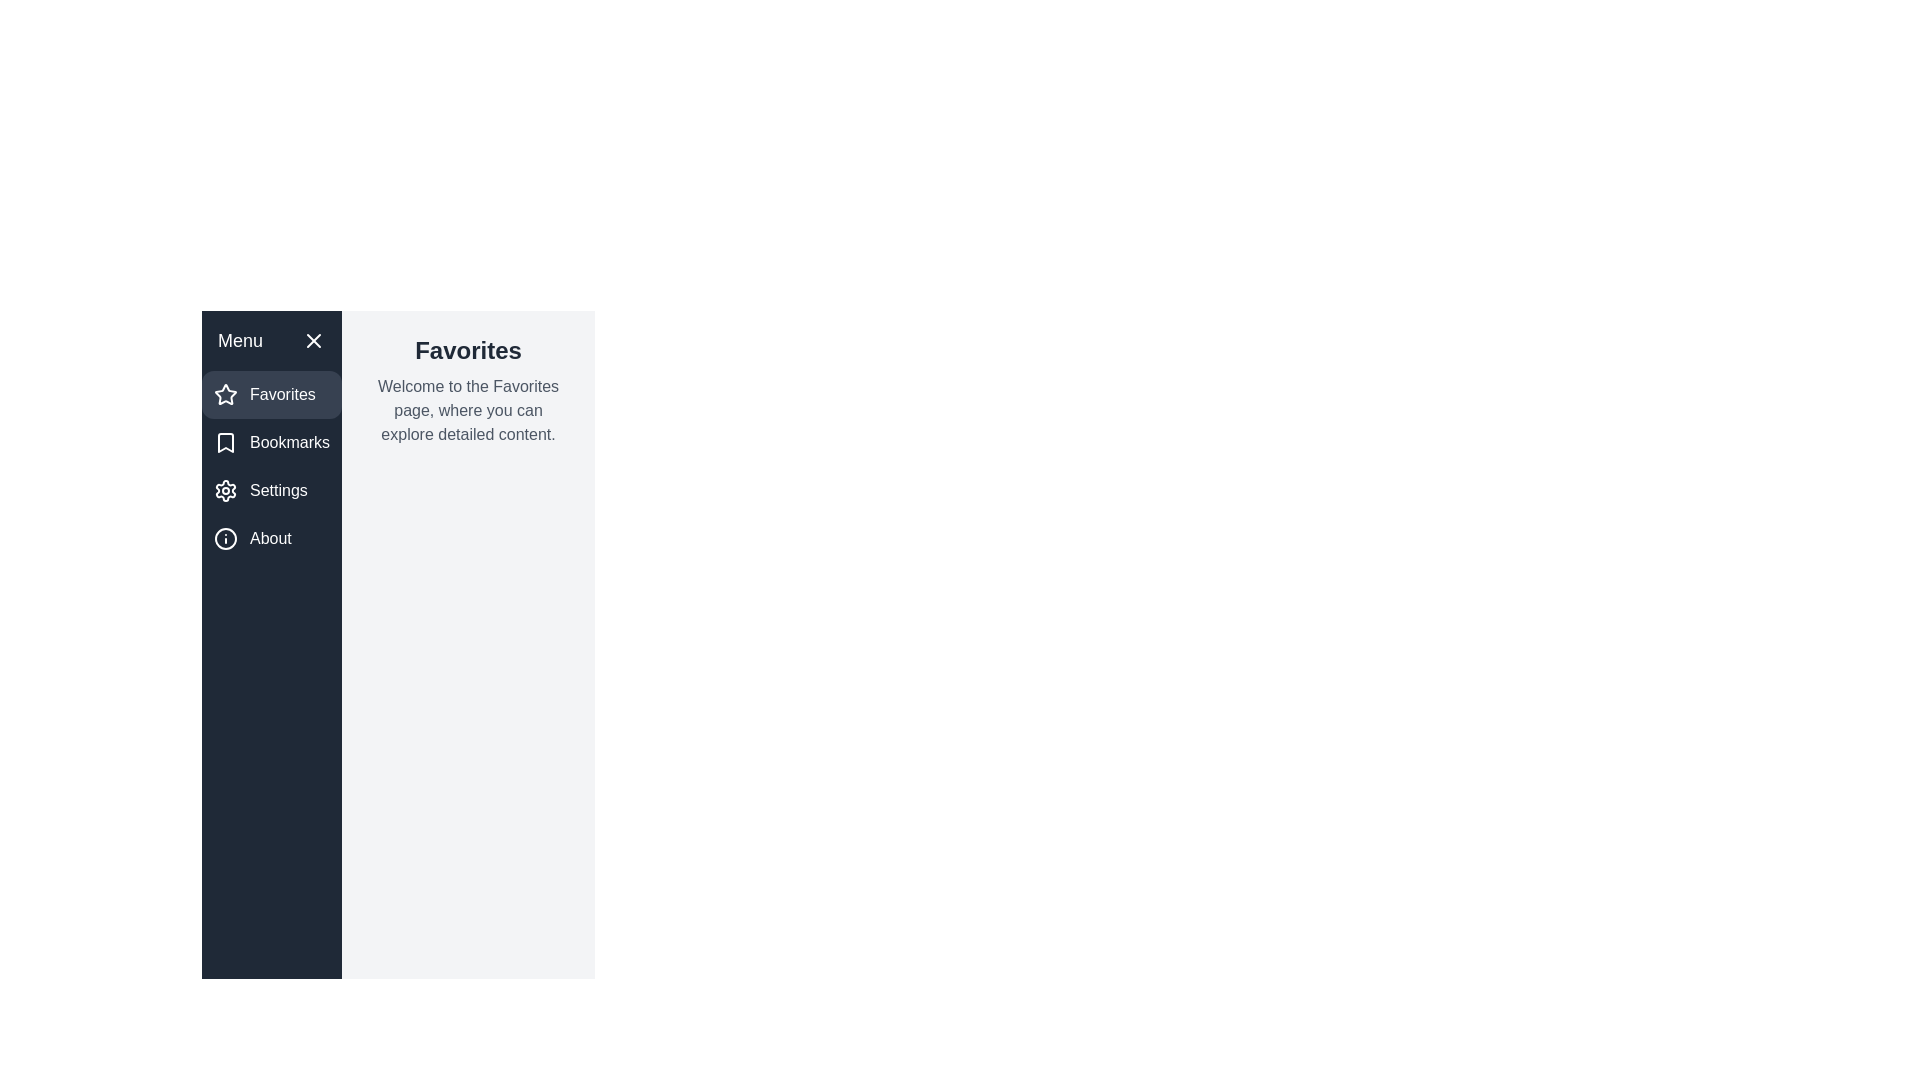  Describe the element at coordinates (225, 394) in the screenshot. I see `the Favorites icon in the navigation menu, which is the first icon beside the 'Favorites' label located near the top of the vertical navigation menu on the left side` at that location.